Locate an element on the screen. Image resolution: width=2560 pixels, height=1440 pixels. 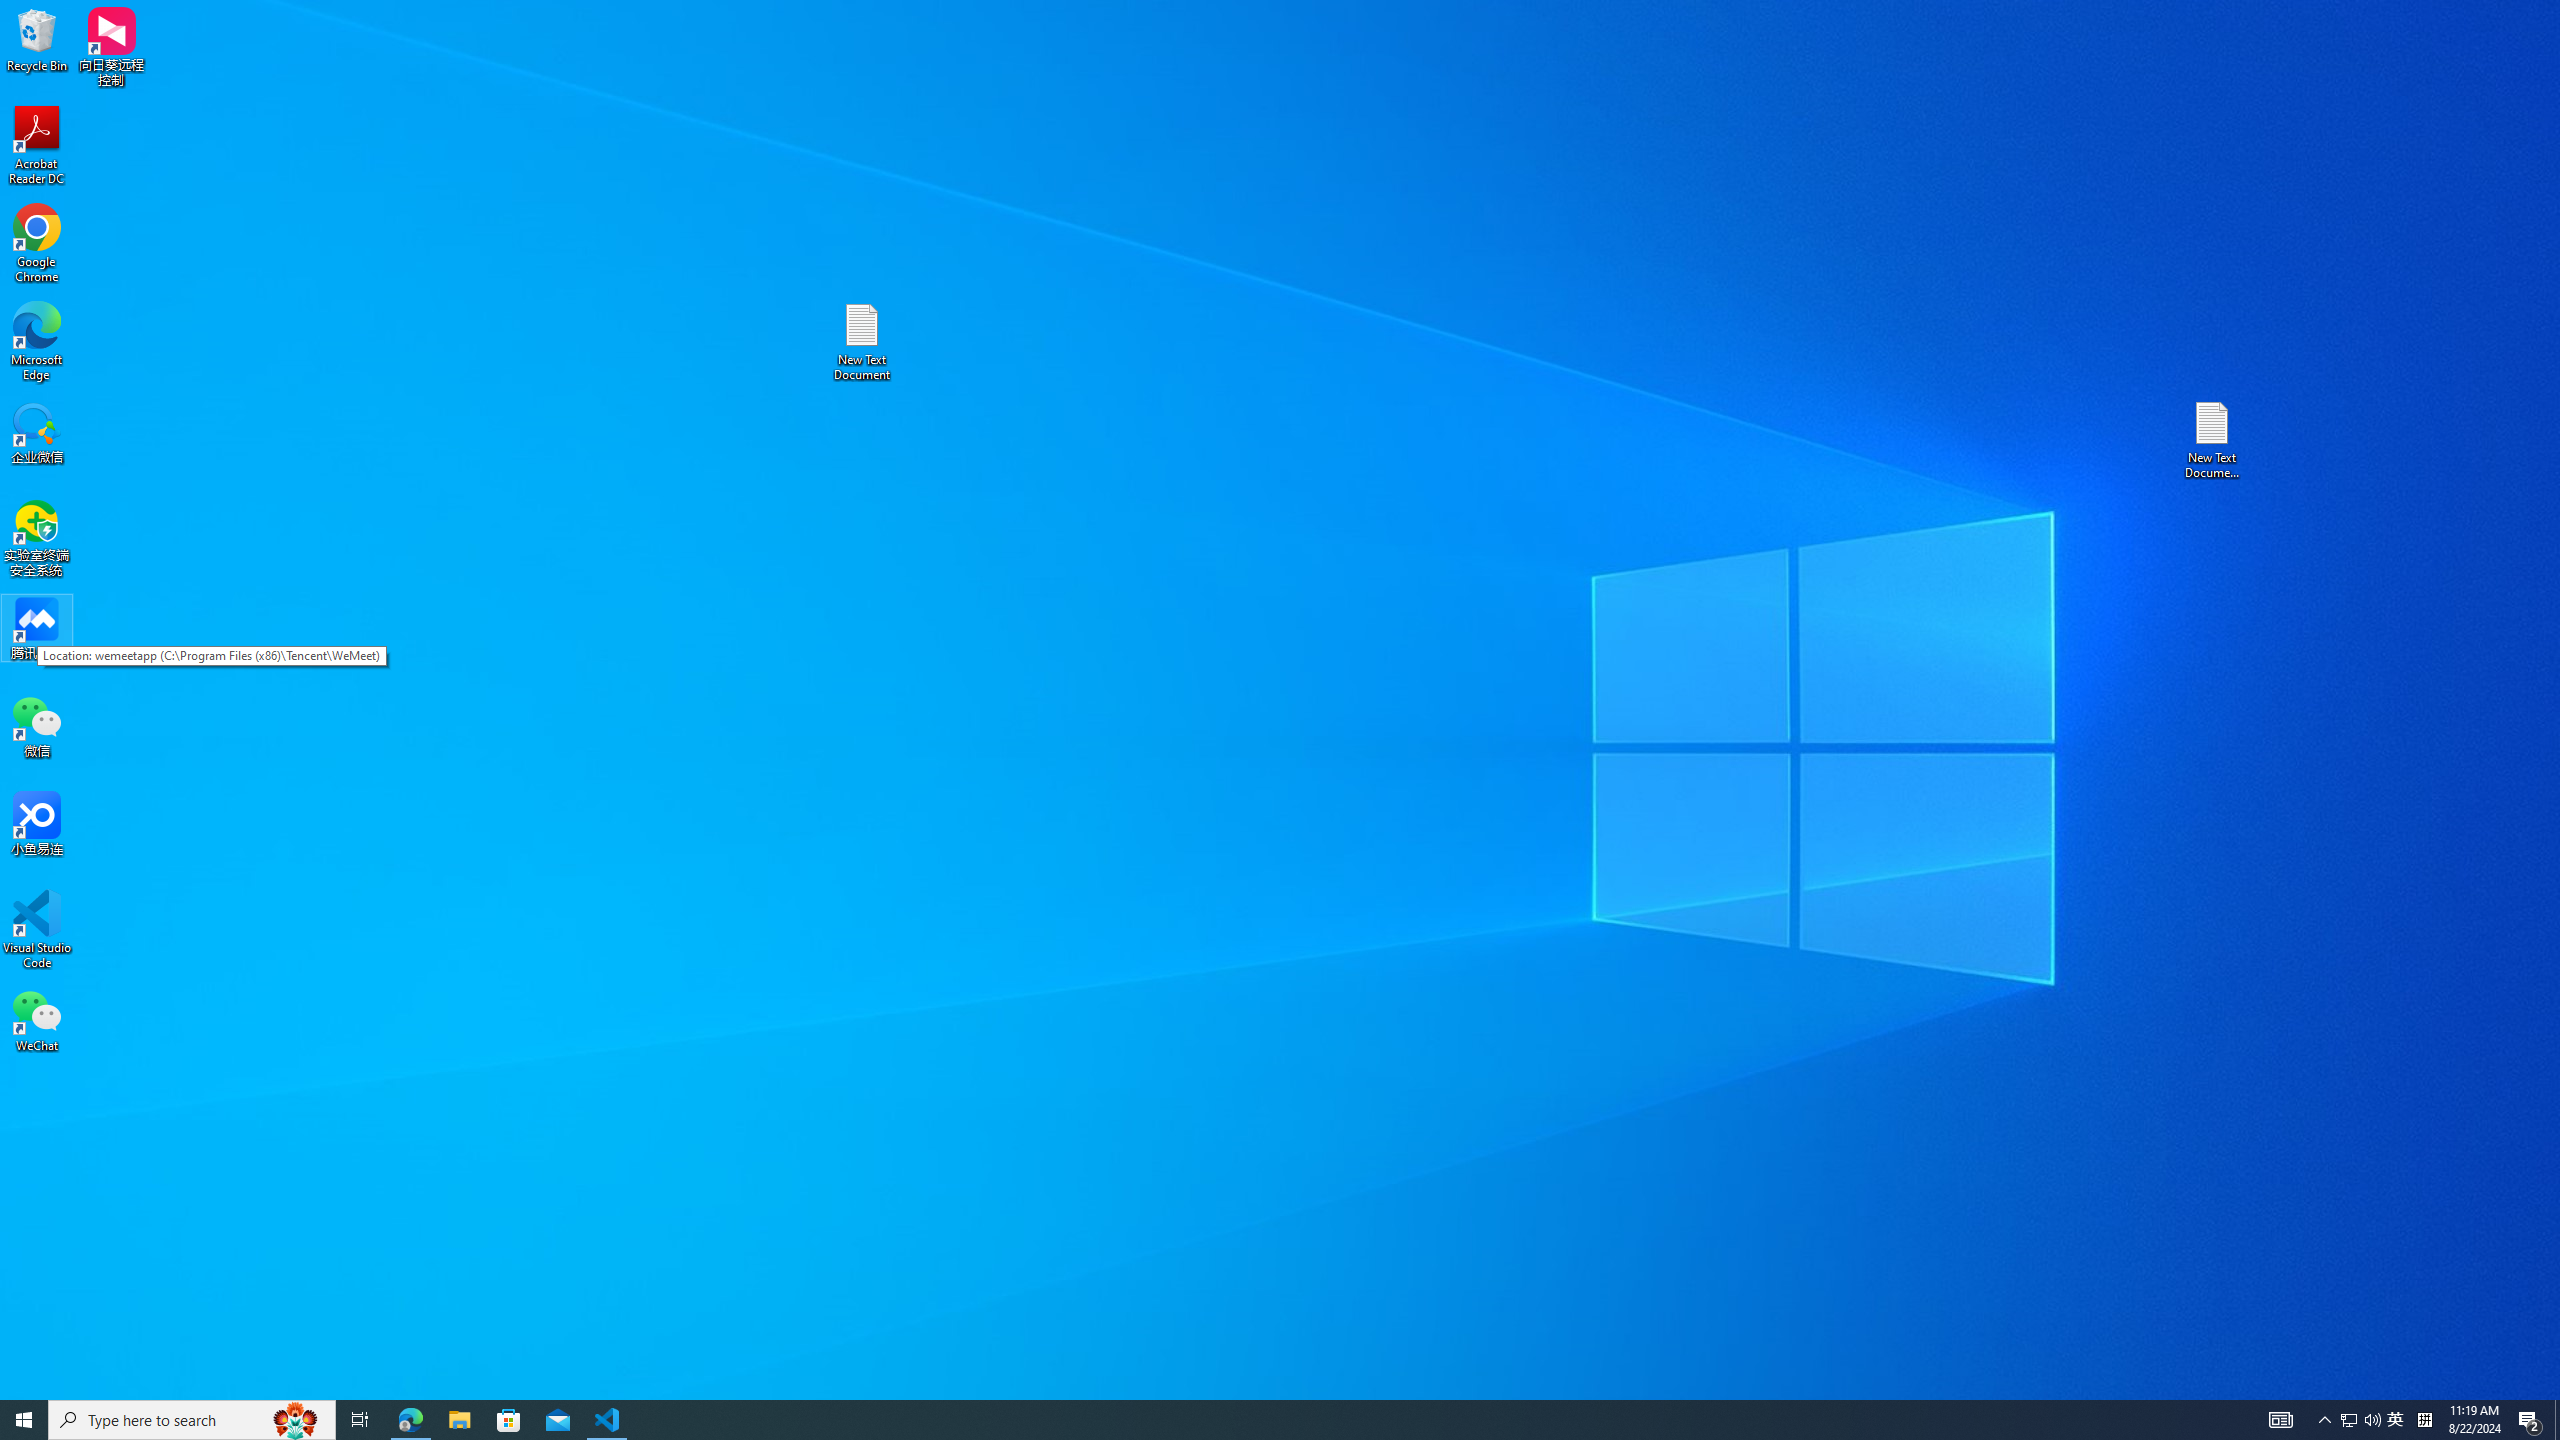
'Visual Studio Code - 1 running window' is located at coordinates (607, 1418).